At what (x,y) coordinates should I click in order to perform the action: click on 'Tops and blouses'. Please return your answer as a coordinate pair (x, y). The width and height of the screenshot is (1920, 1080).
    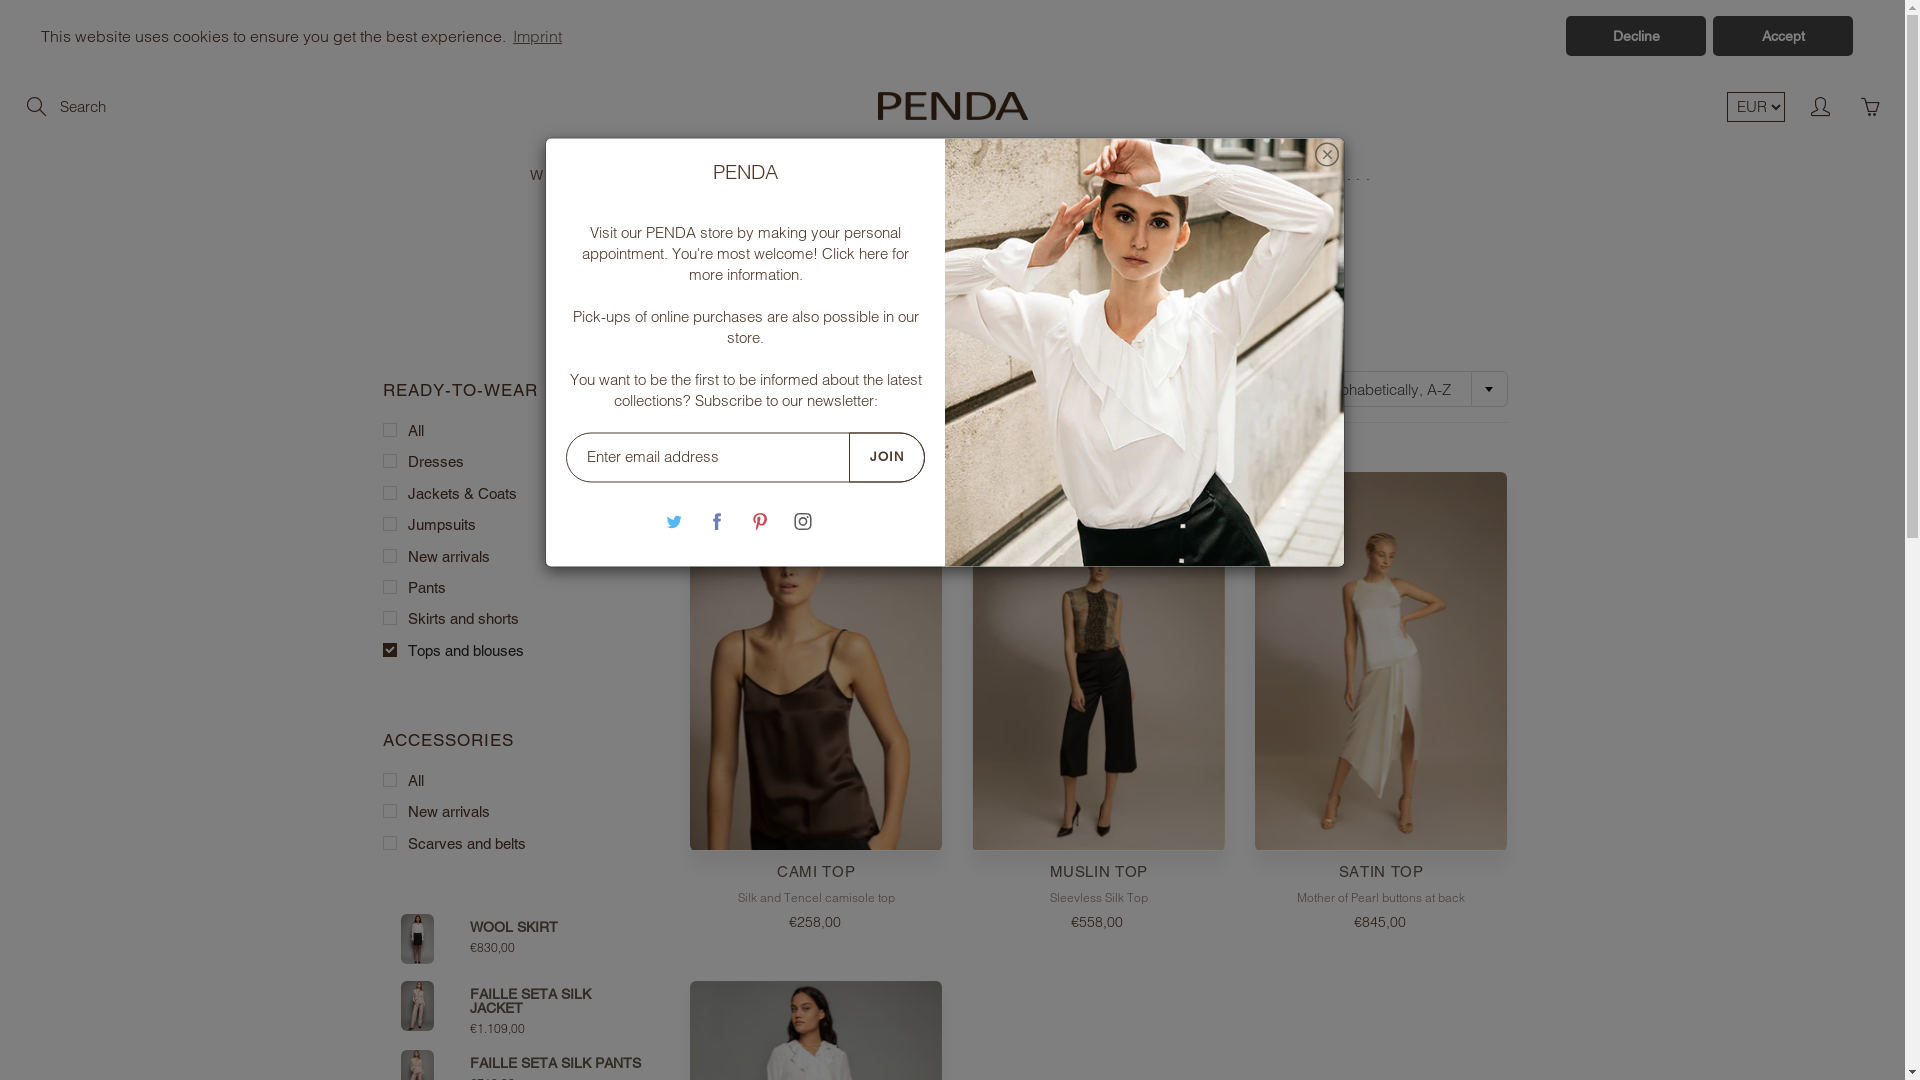
    Looking at the image, I should click on (513, 650).